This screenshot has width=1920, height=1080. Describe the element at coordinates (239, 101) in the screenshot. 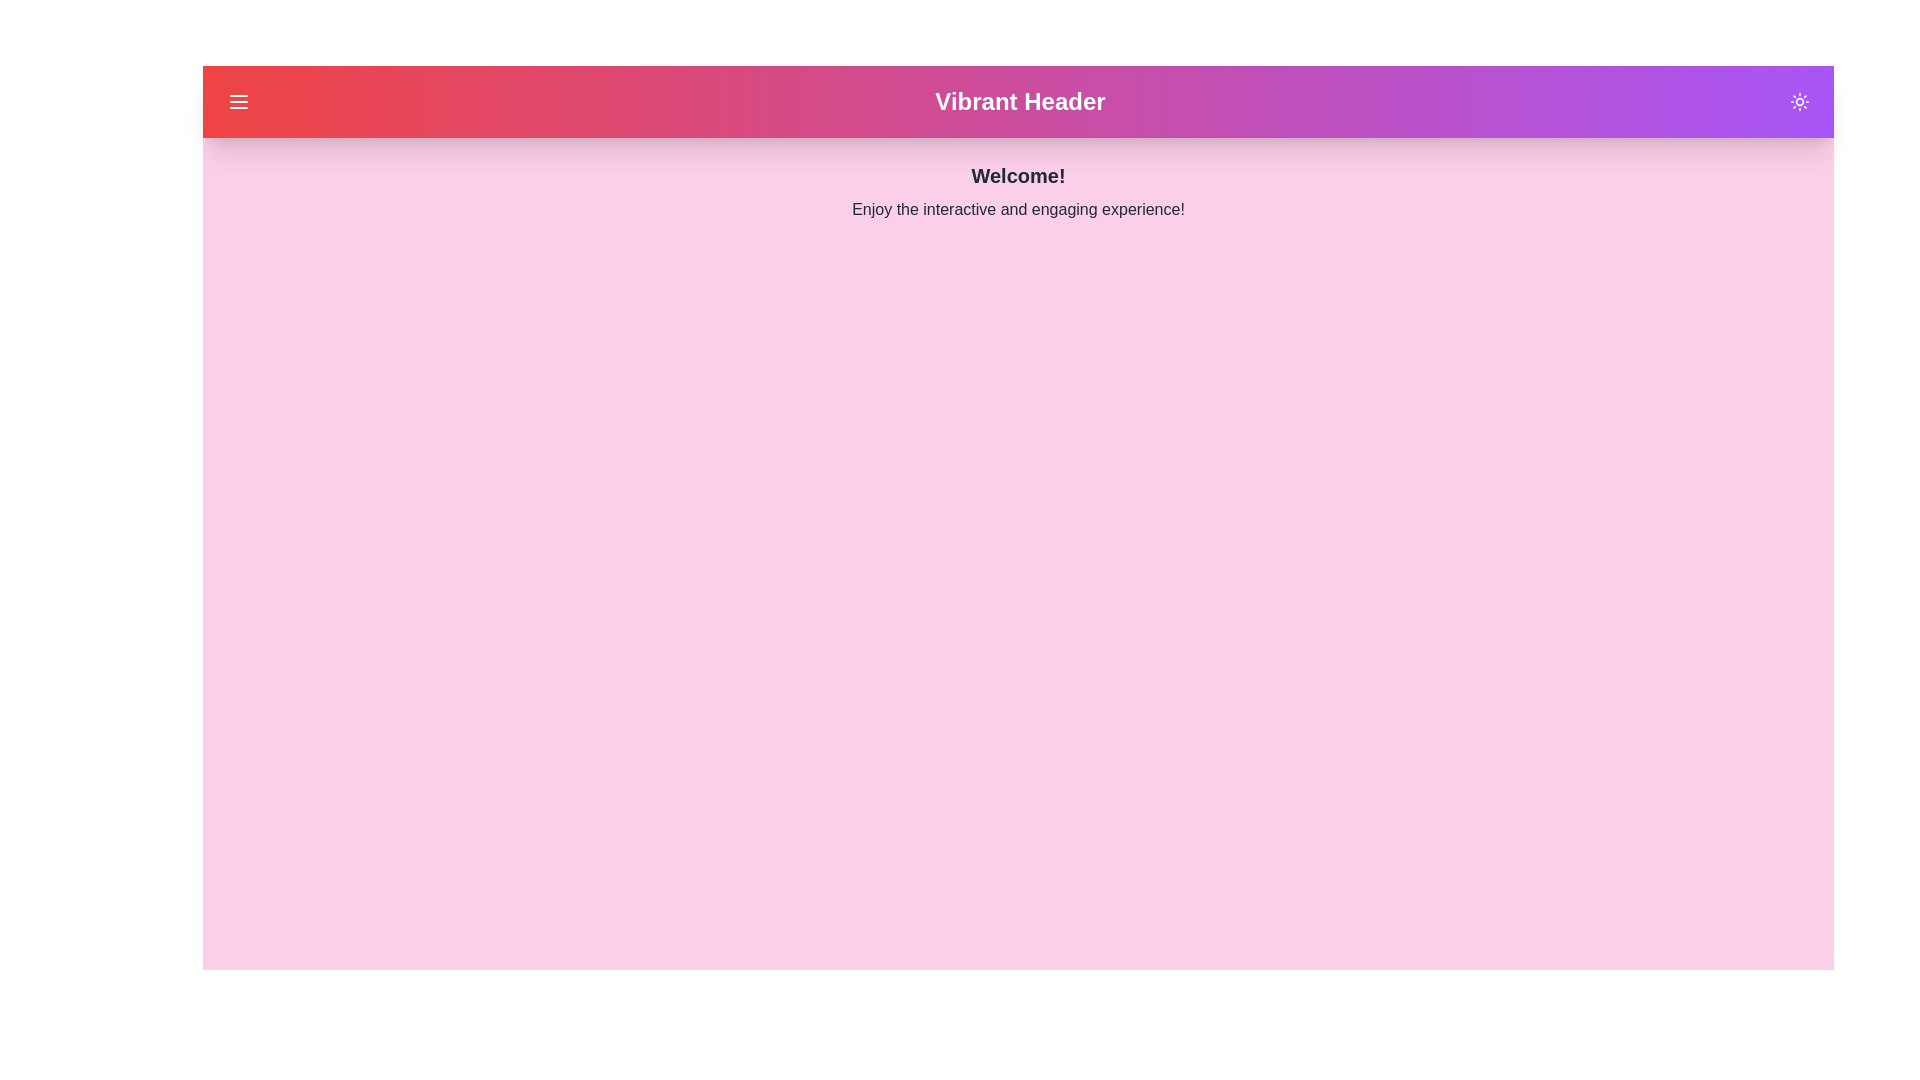

I see `the menu button in the top-left corner to open the menu` at that location.